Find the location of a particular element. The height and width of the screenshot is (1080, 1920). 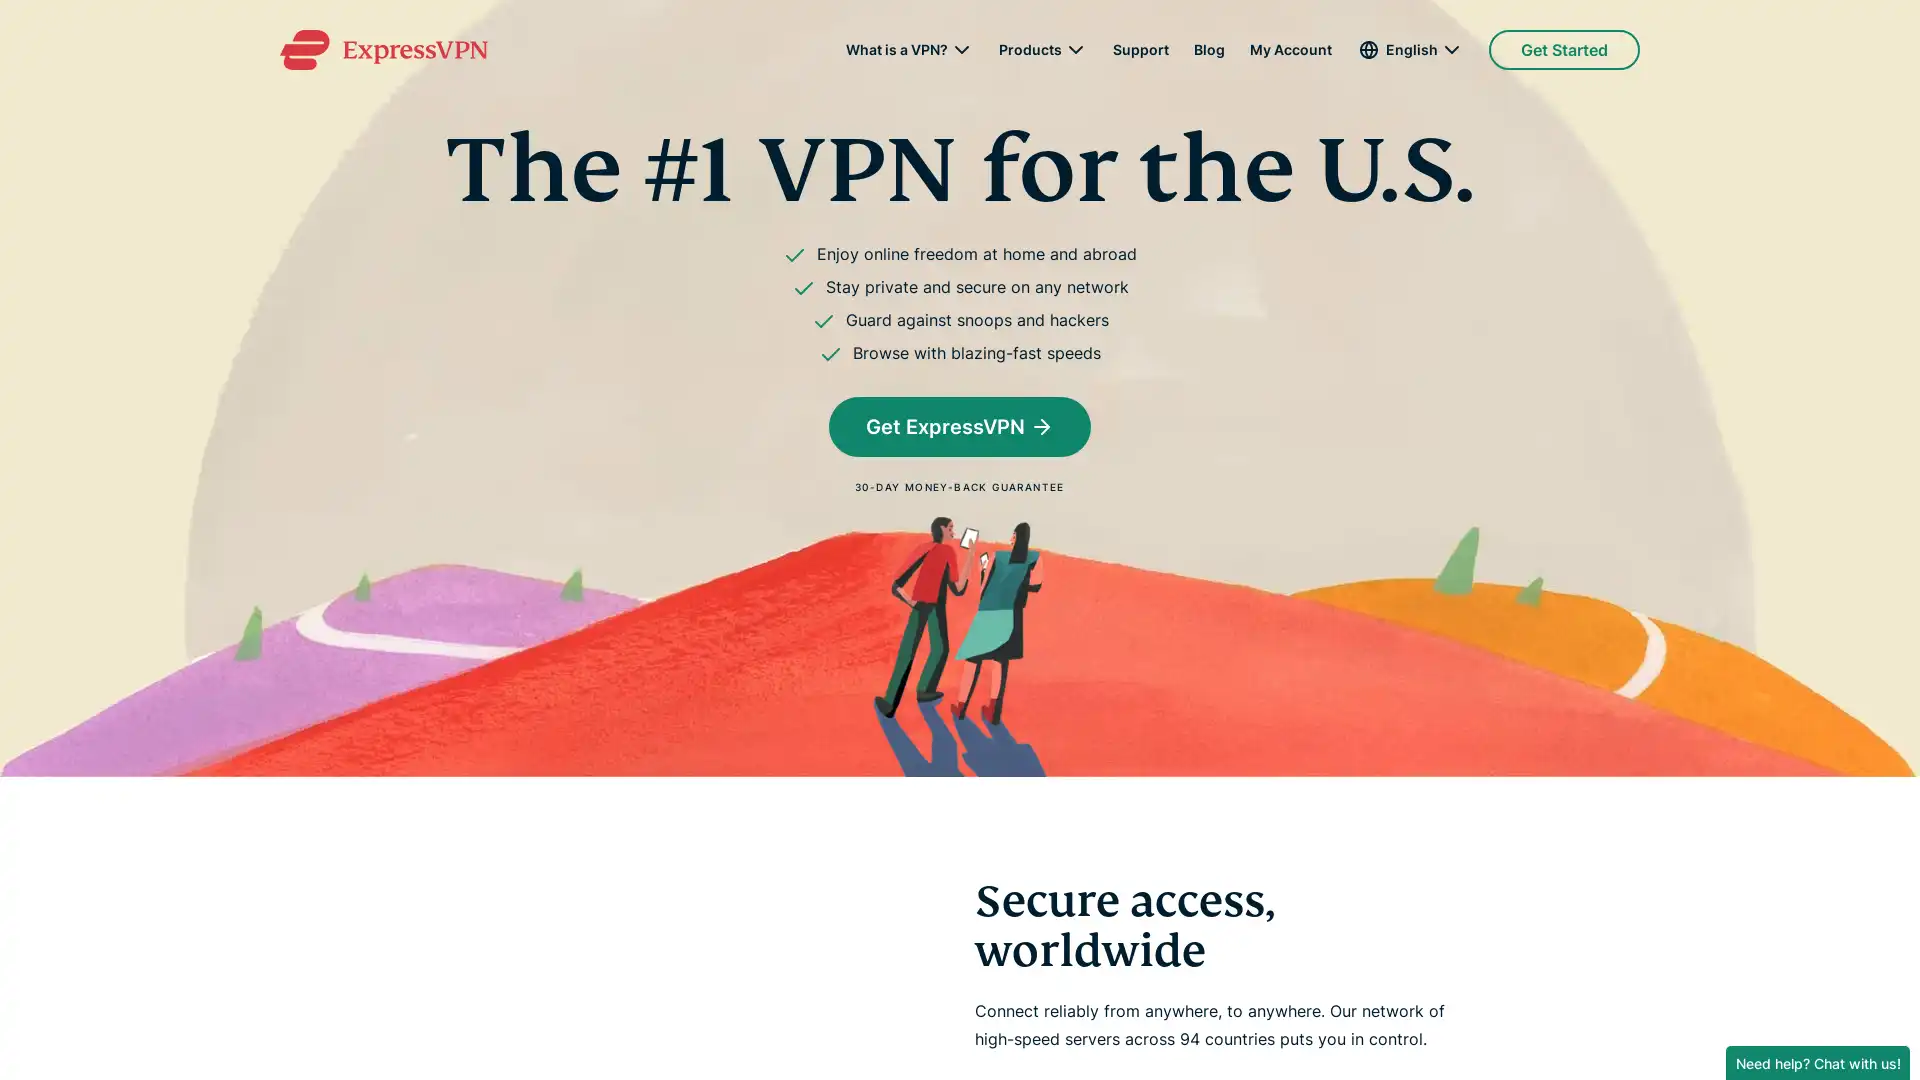

Language is located at coordinates (1409, 49).